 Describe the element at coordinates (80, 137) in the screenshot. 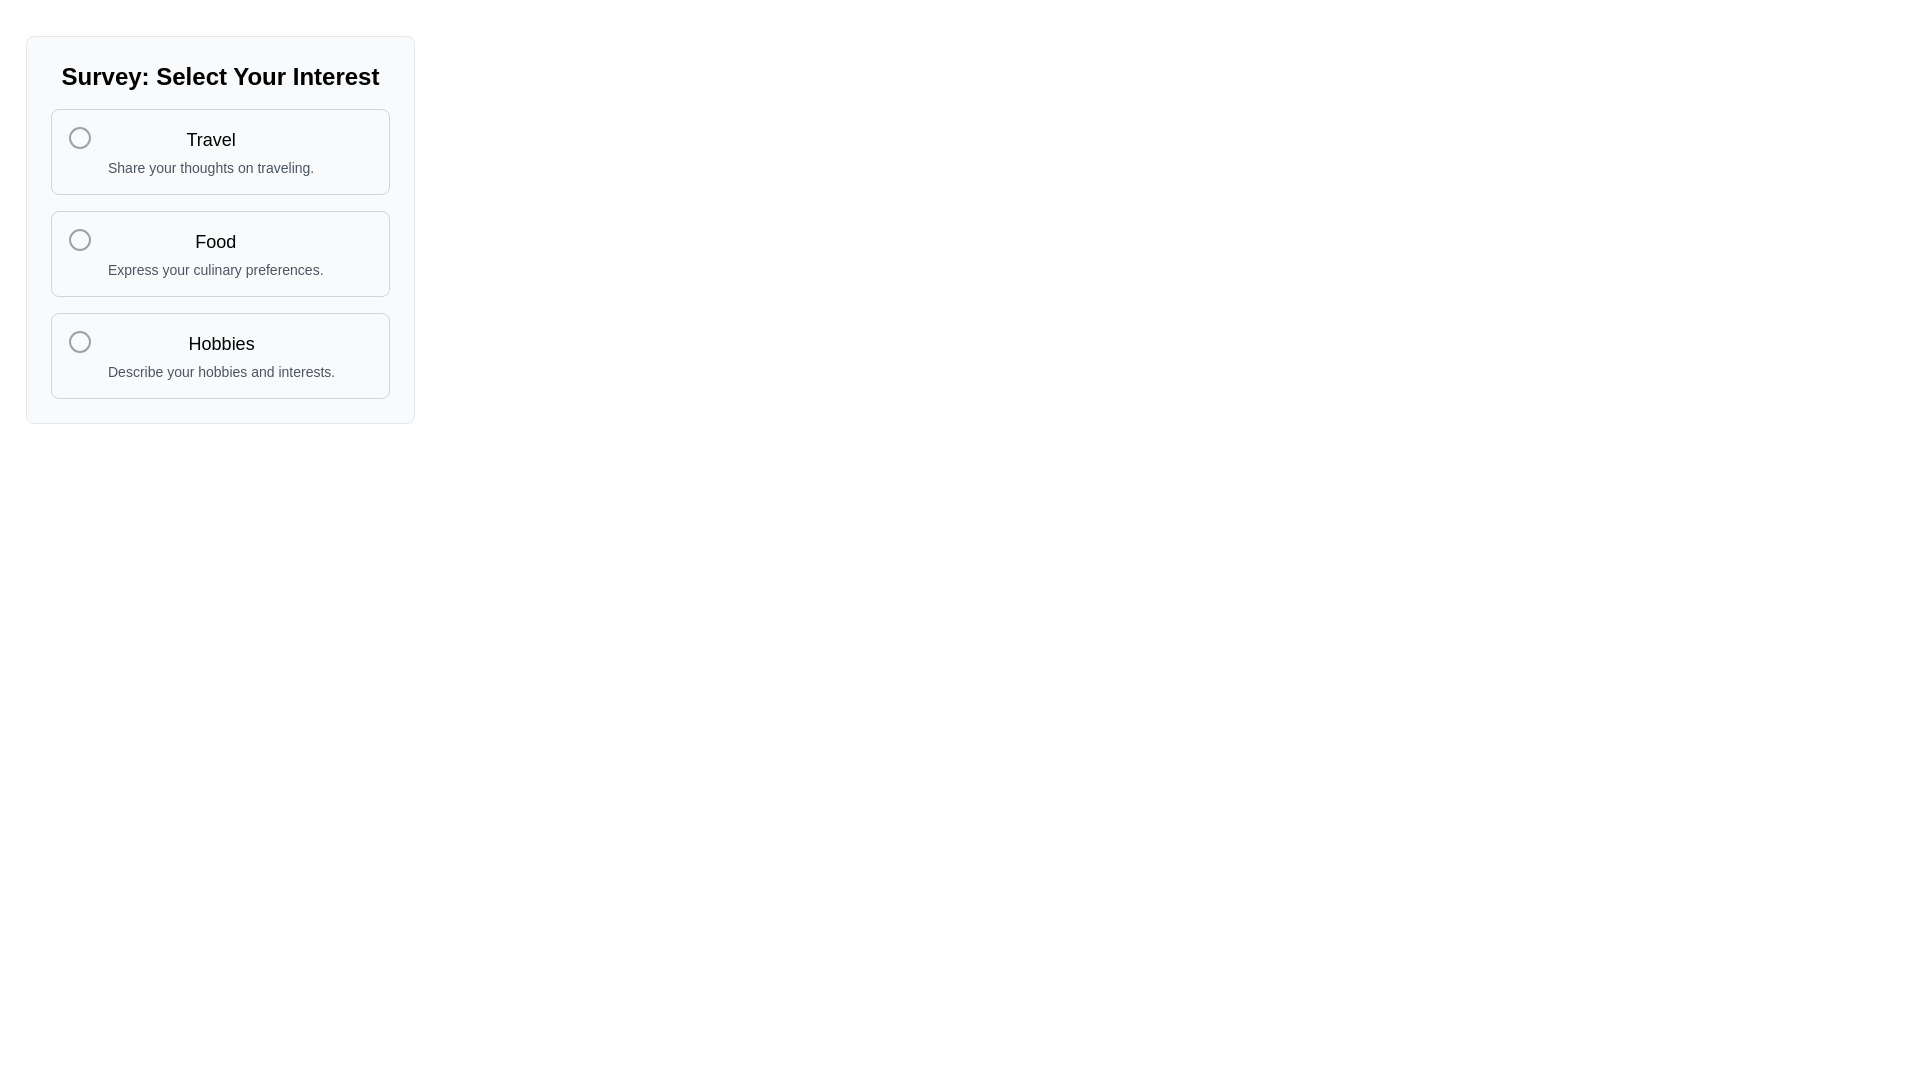

I see `the first radio button in the vertical list` at that location.